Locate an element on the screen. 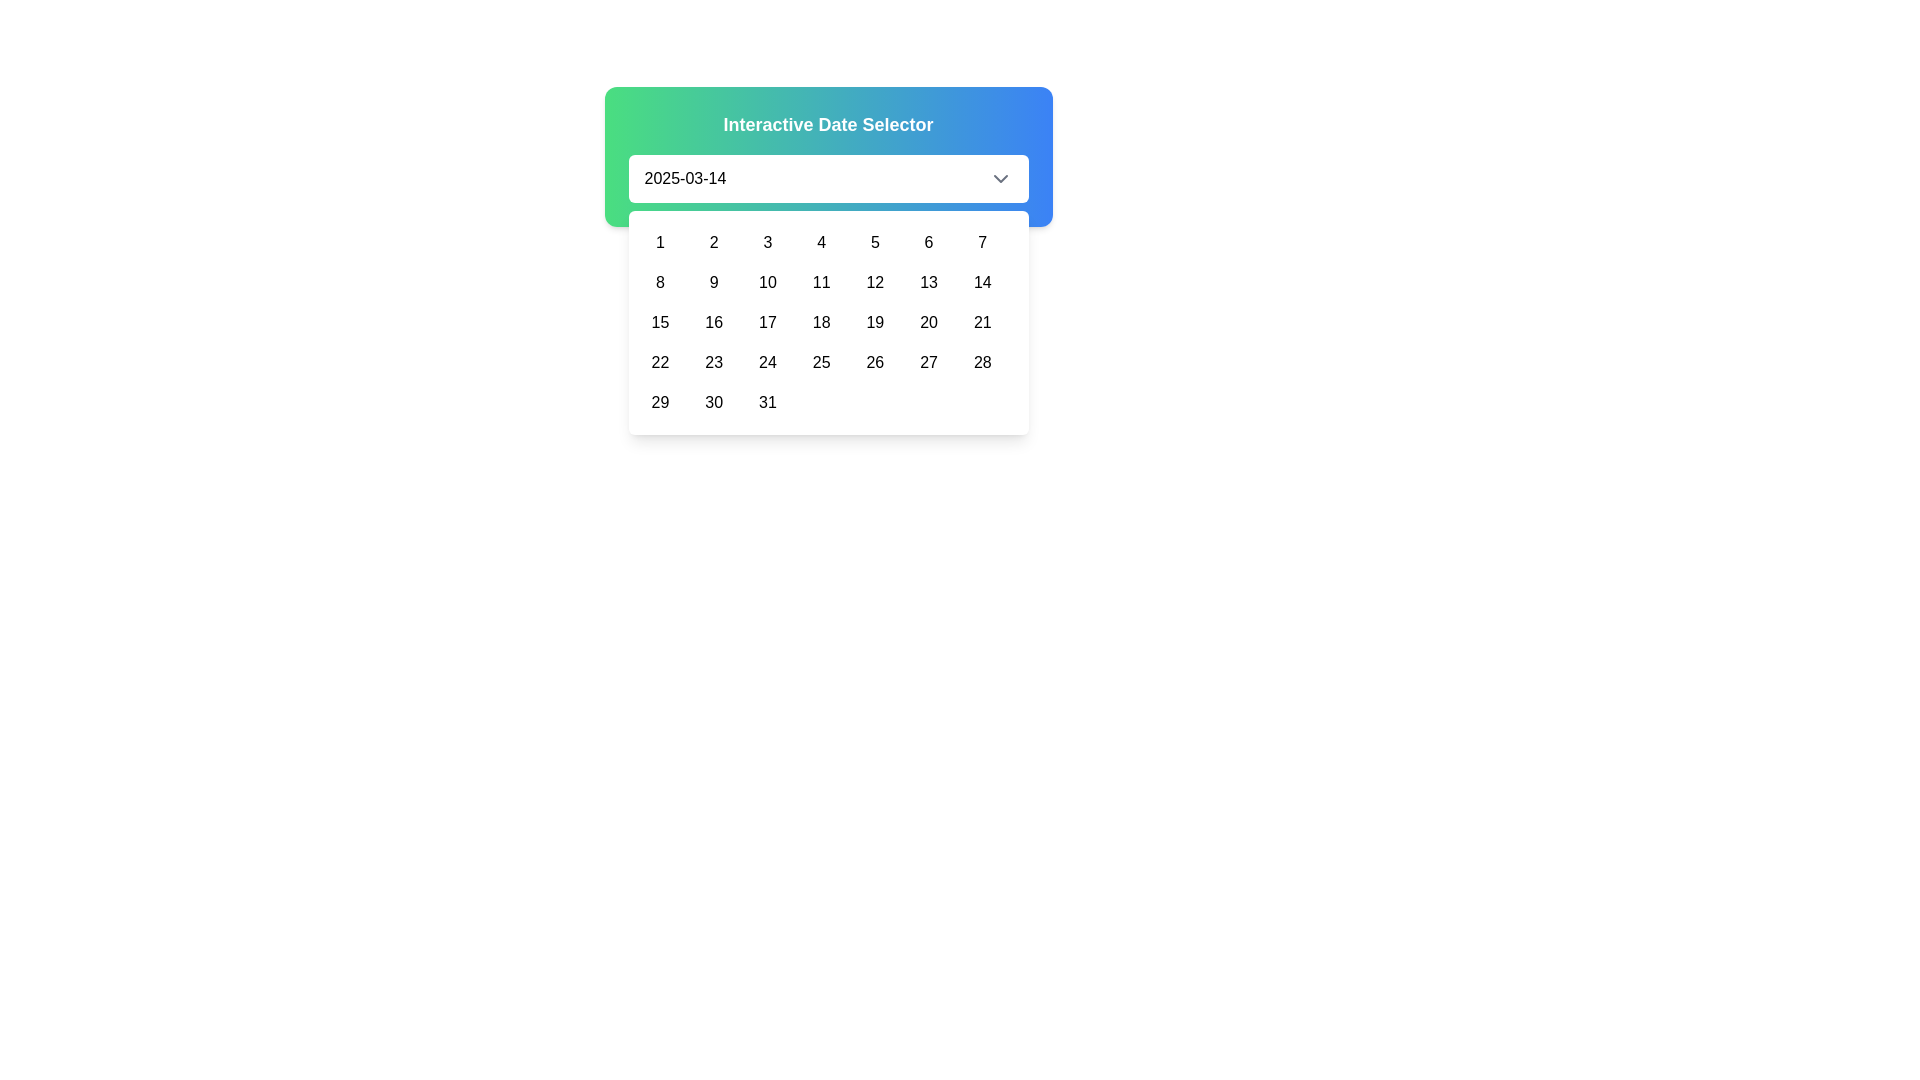 This screenshot has height=1080, width=1920. the button that allows the user to select the date numbered '6' from the calendar is located at coordinates (928, 242).